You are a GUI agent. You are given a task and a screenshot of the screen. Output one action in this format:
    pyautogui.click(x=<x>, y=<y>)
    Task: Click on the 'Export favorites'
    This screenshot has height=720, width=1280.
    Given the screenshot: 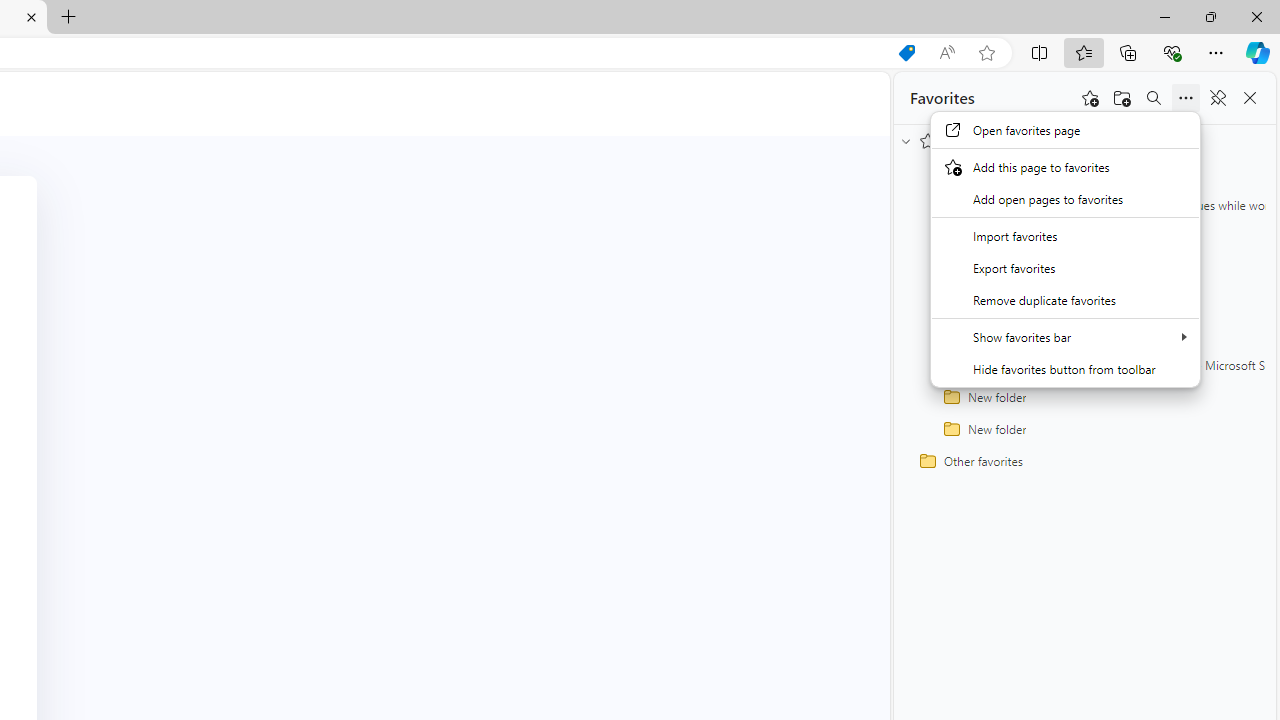 What is the action you would take?
    pyautogui.click(x=1064, y=266)
    